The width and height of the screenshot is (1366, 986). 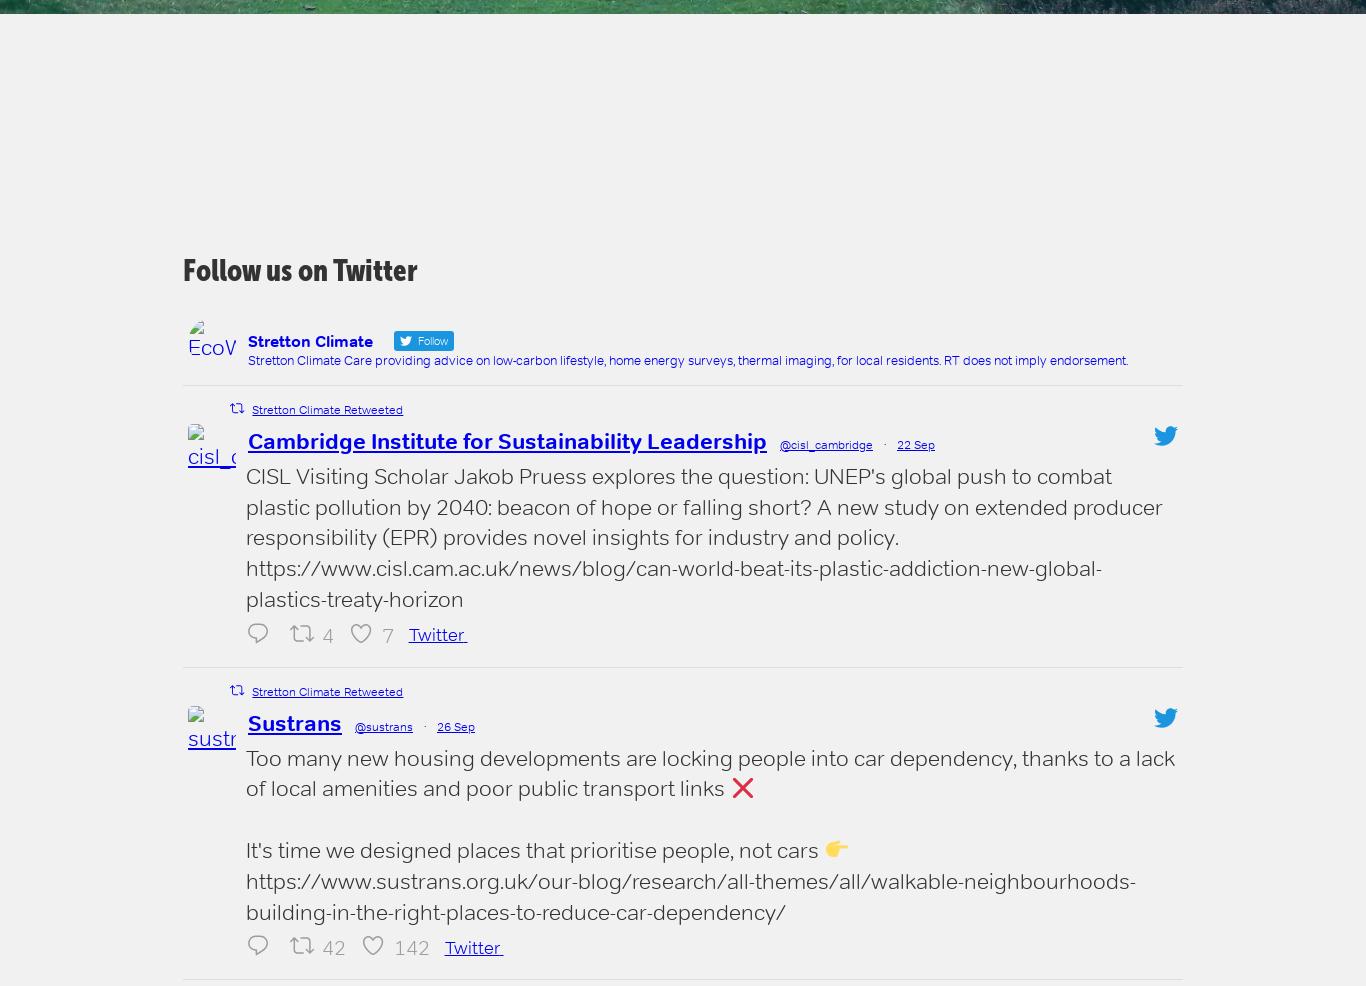 What do you see at coordinates (435, 724) in the screenshot?
I see `'26 Sep'` at bounding box center [435, 724].